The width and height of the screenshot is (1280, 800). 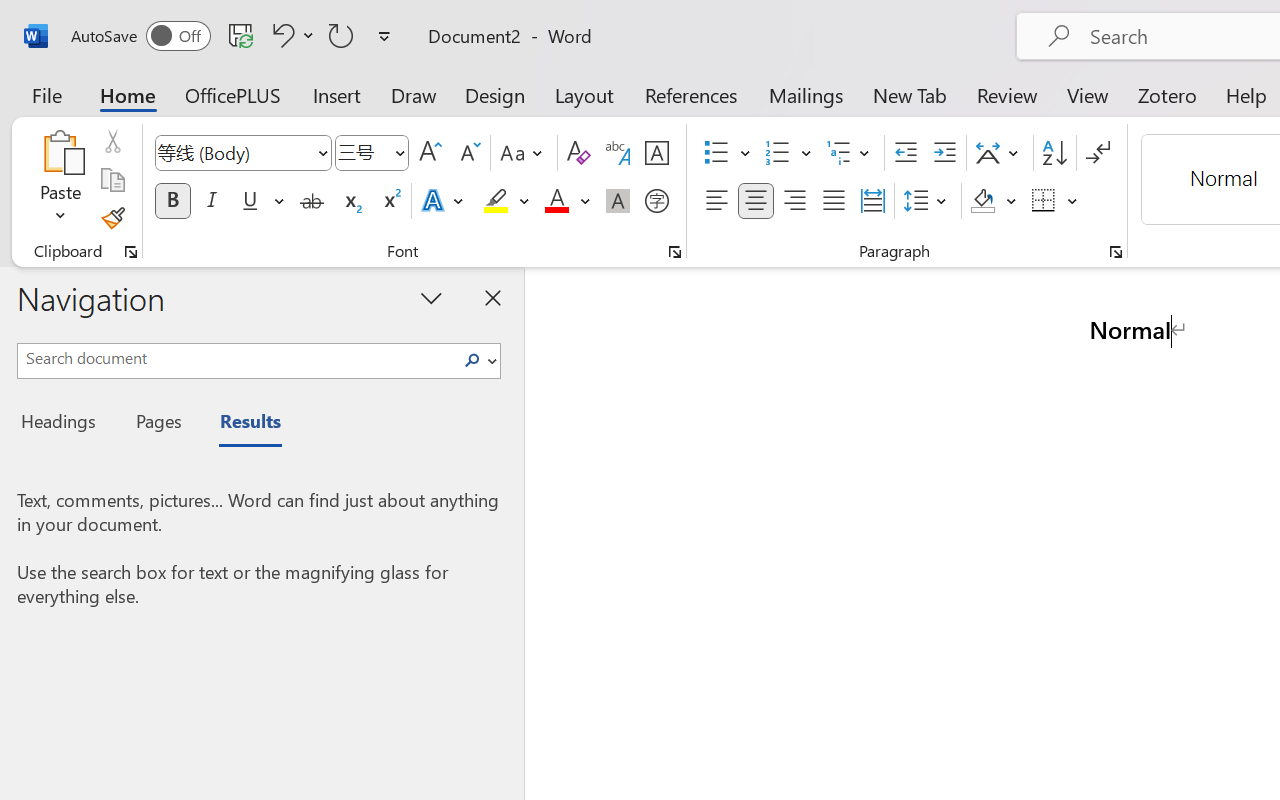 I want to click on 'Bullets', so click(x=726, y=153).